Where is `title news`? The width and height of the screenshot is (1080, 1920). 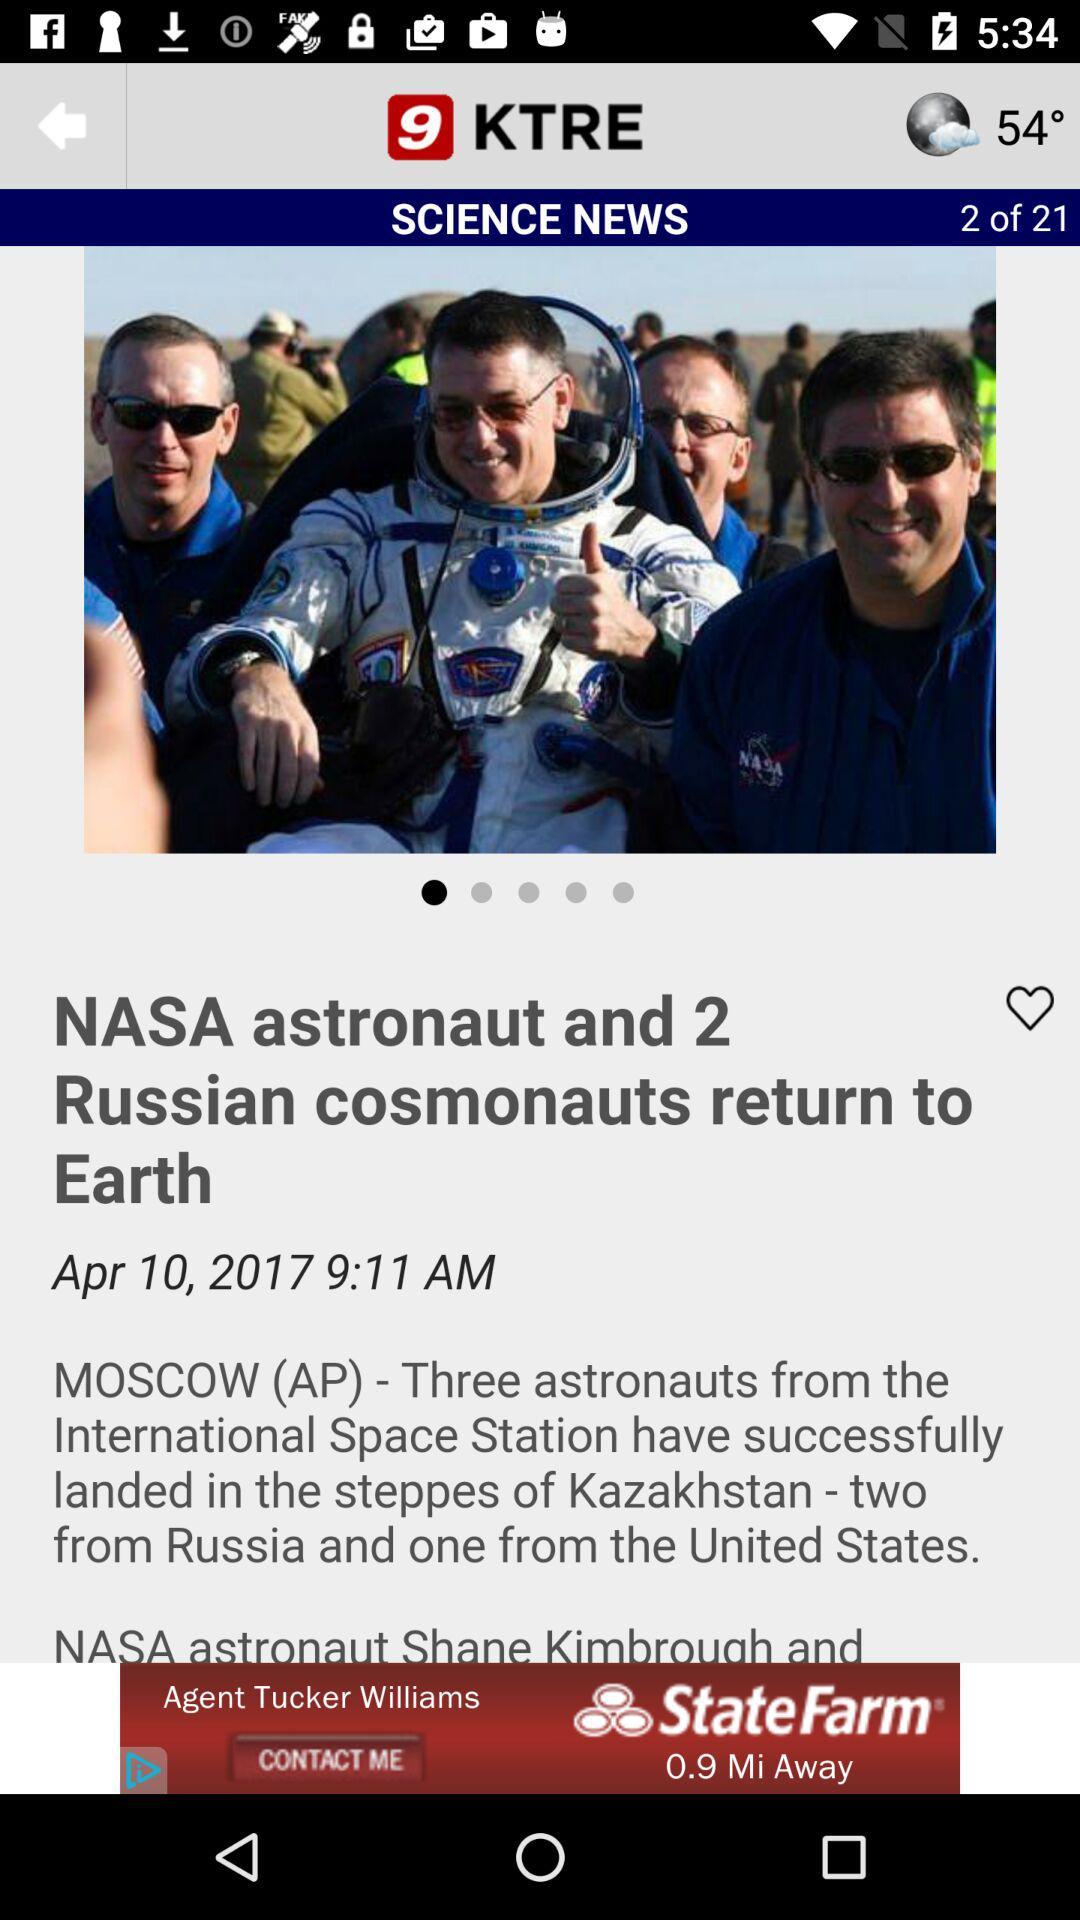
title news is located at coordinates (540, 124).